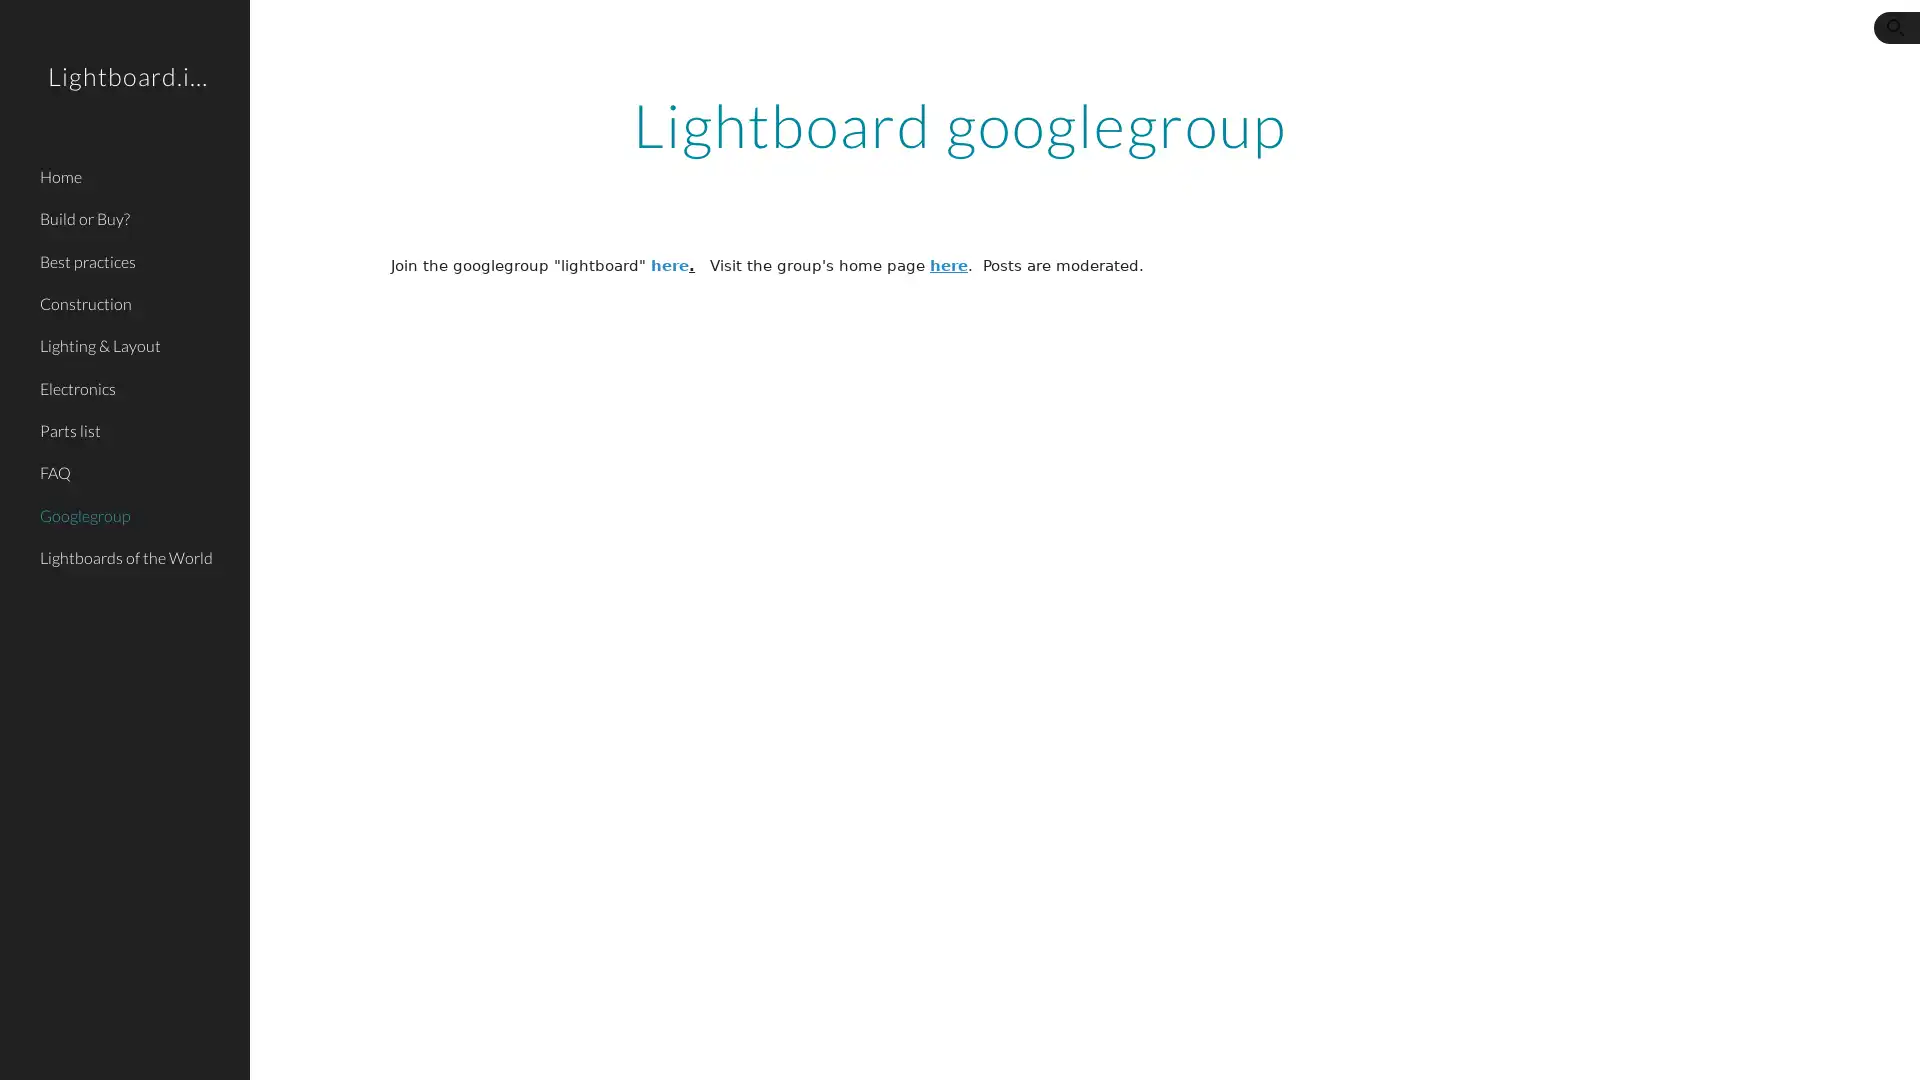  What do you see at coordinates (405, 1044) in the screenshot?
I see `Google Sites` at bounding box center [405, 1044].